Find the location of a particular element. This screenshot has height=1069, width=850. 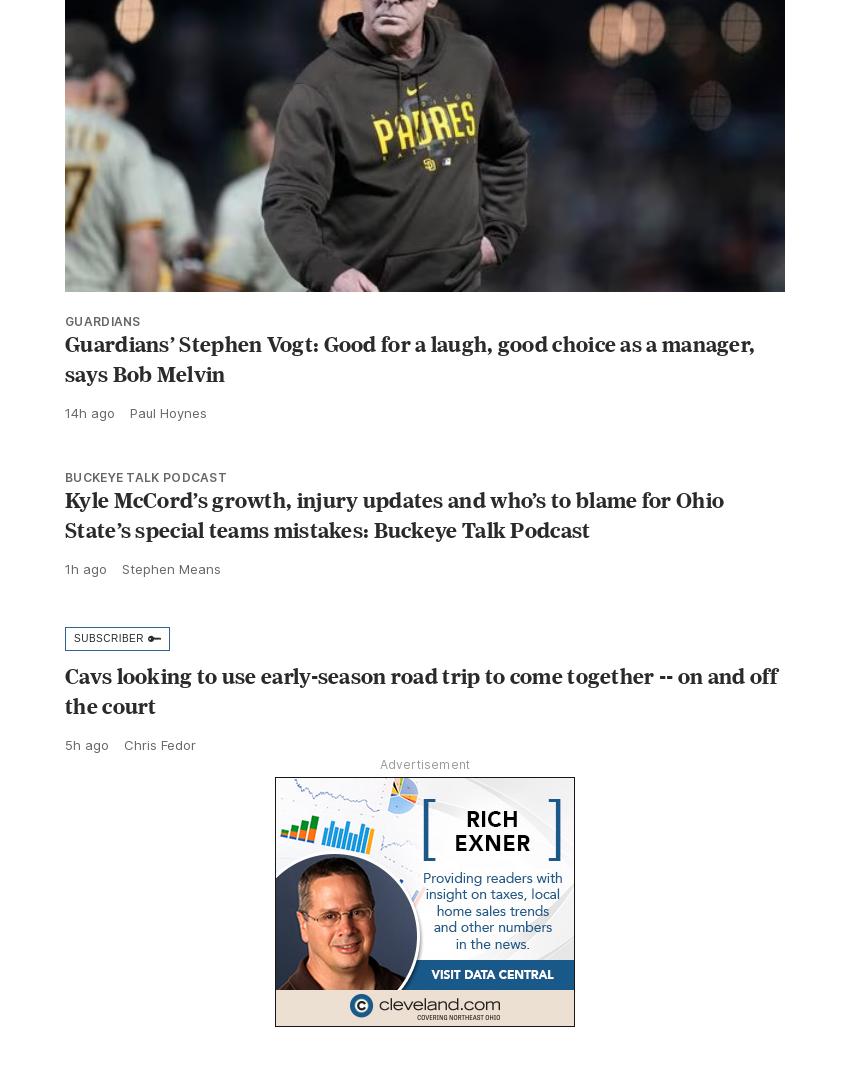

'Chris Fedor' is located at coordinates (159, 787).